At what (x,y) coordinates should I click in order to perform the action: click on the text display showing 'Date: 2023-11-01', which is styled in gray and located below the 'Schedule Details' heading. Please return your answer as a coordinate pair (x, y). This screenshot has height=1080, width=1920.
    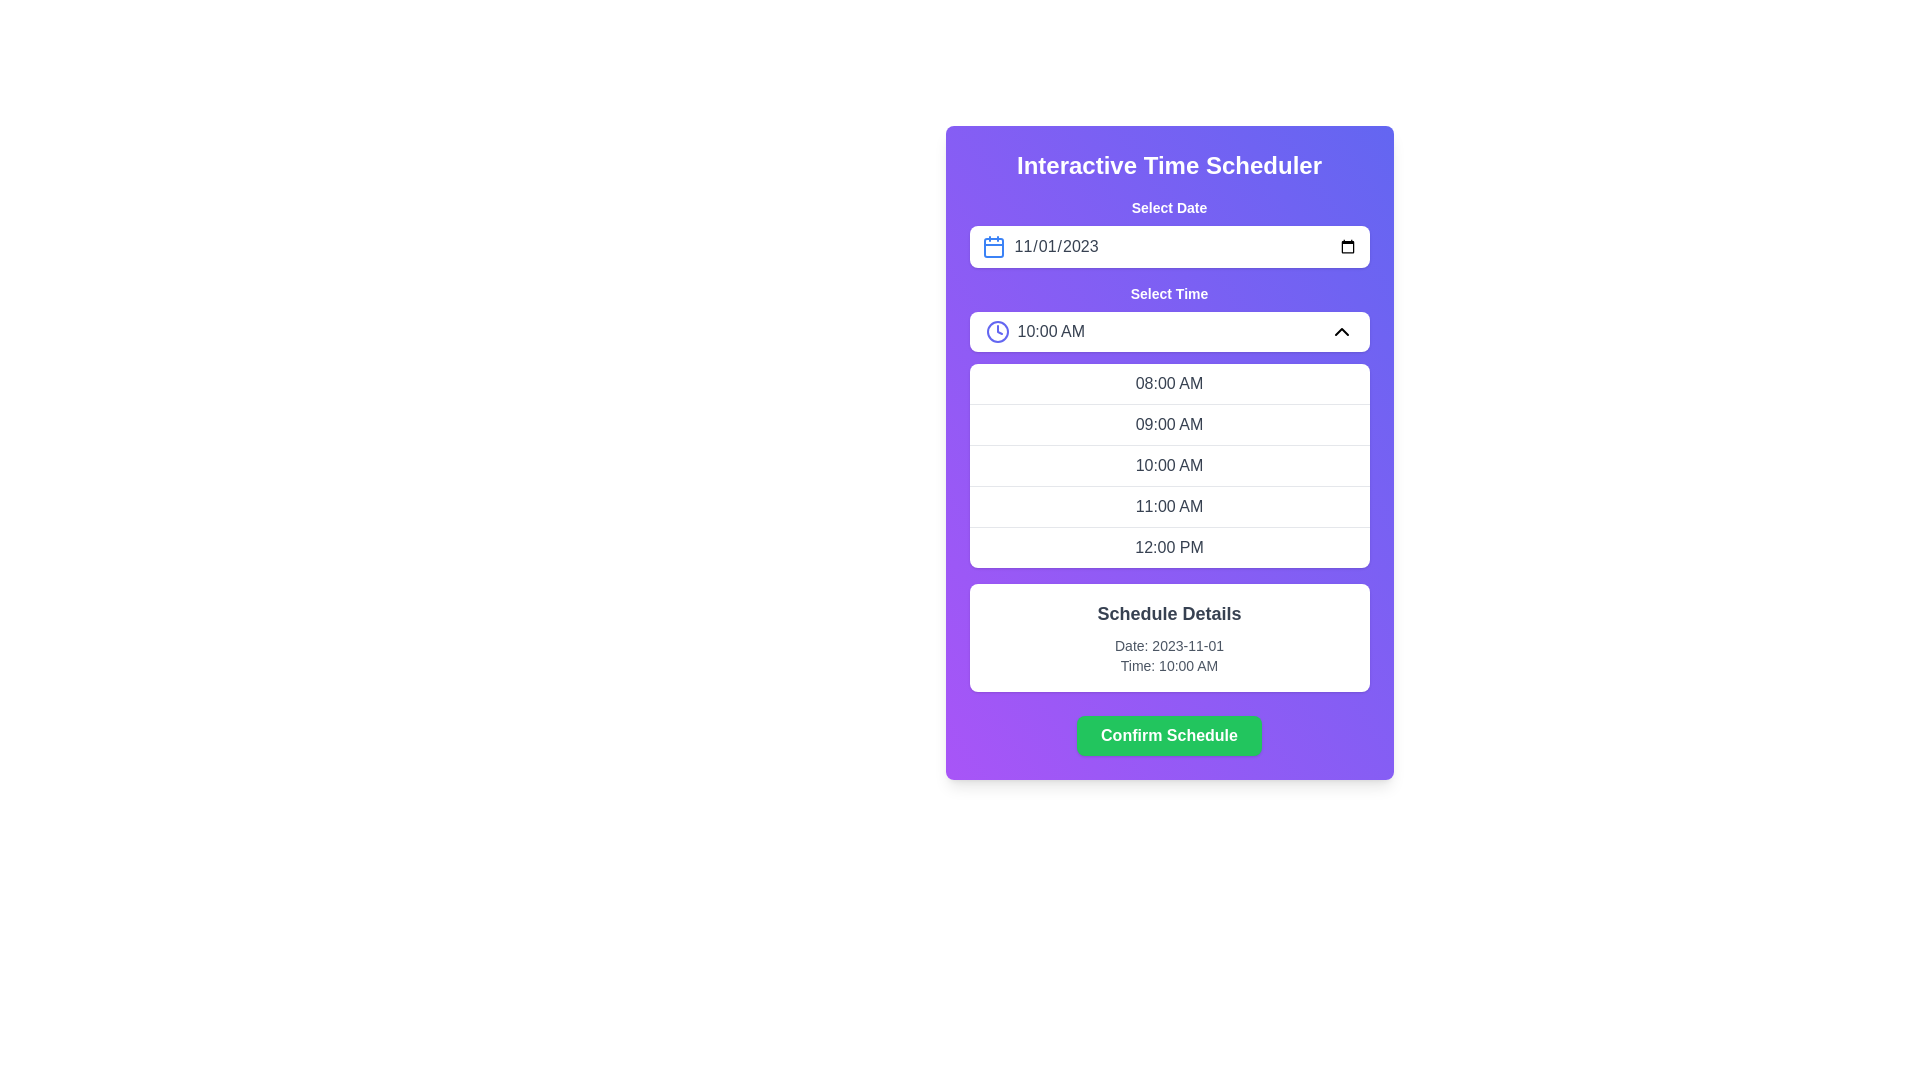
    Looking at the image, I should click on (1169, 645).